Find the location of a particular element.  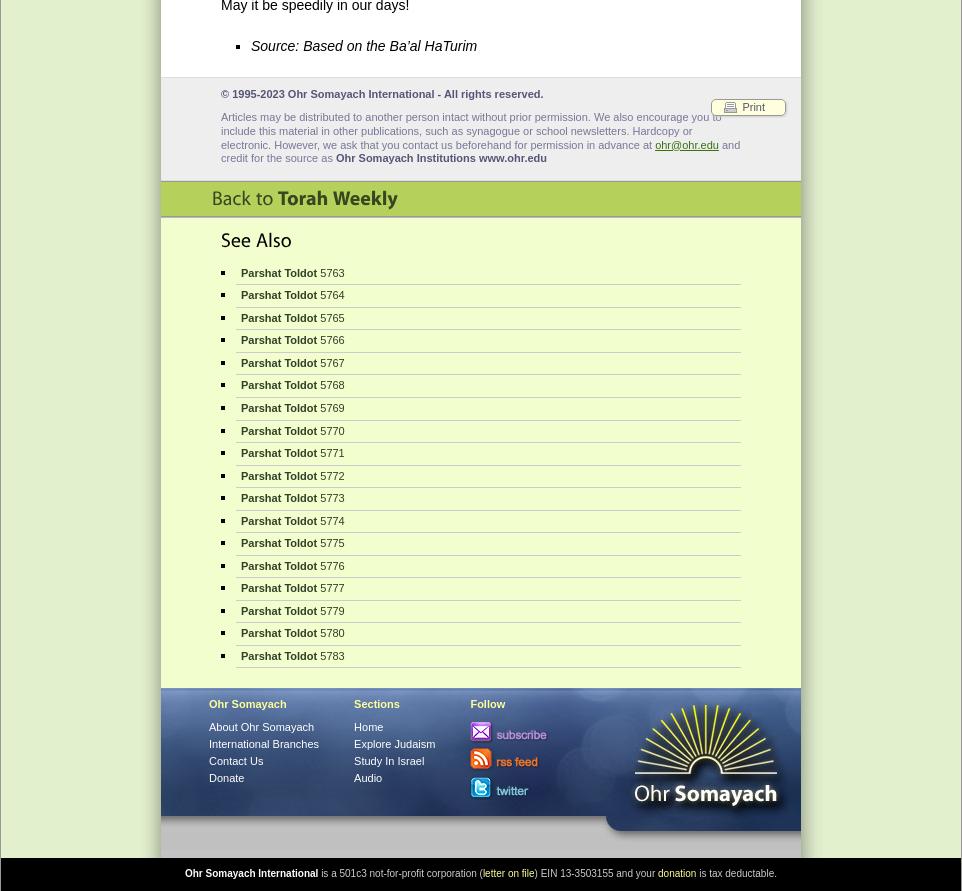

'5772' is located at coordinates (329, 473).